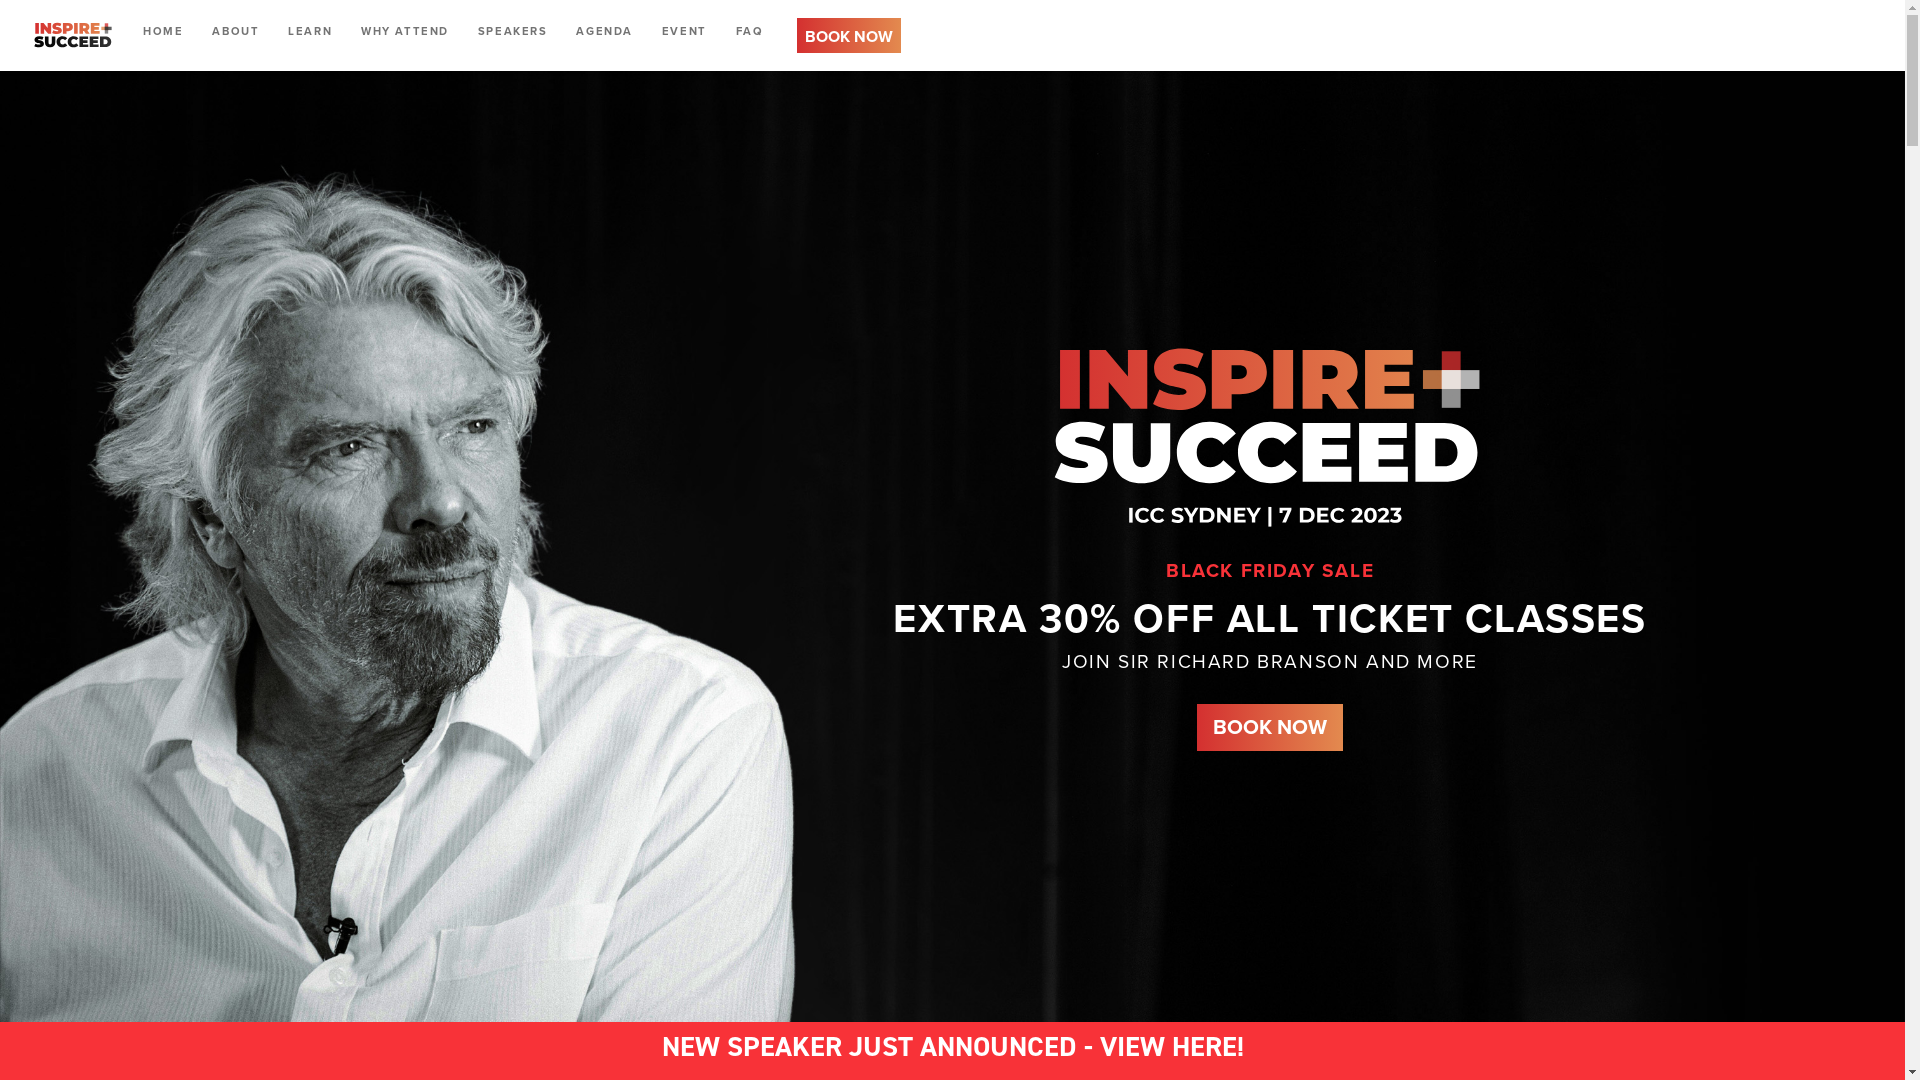  Describe the element at coordinates (603, 30) in the screenshot. I see `'AGENDA'` at that location.